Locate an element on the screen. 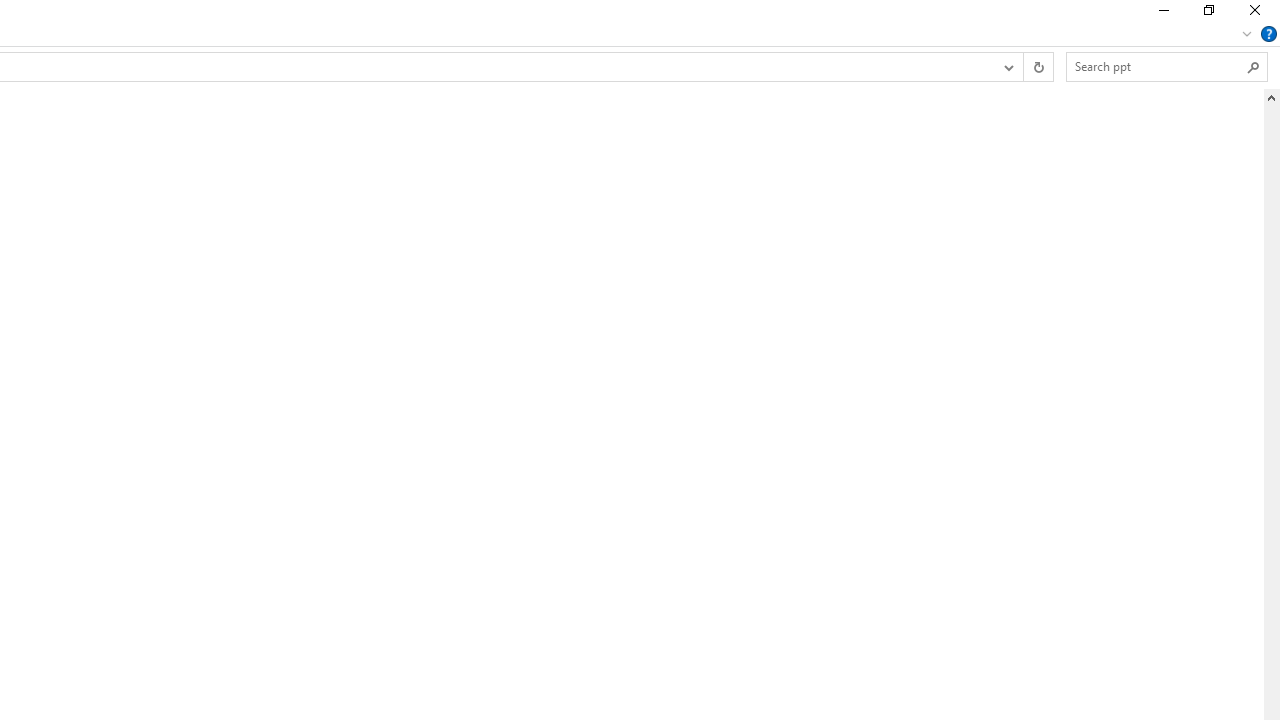  'Refresh "ppt" (F5)' is located at coordinates (1038, 65).